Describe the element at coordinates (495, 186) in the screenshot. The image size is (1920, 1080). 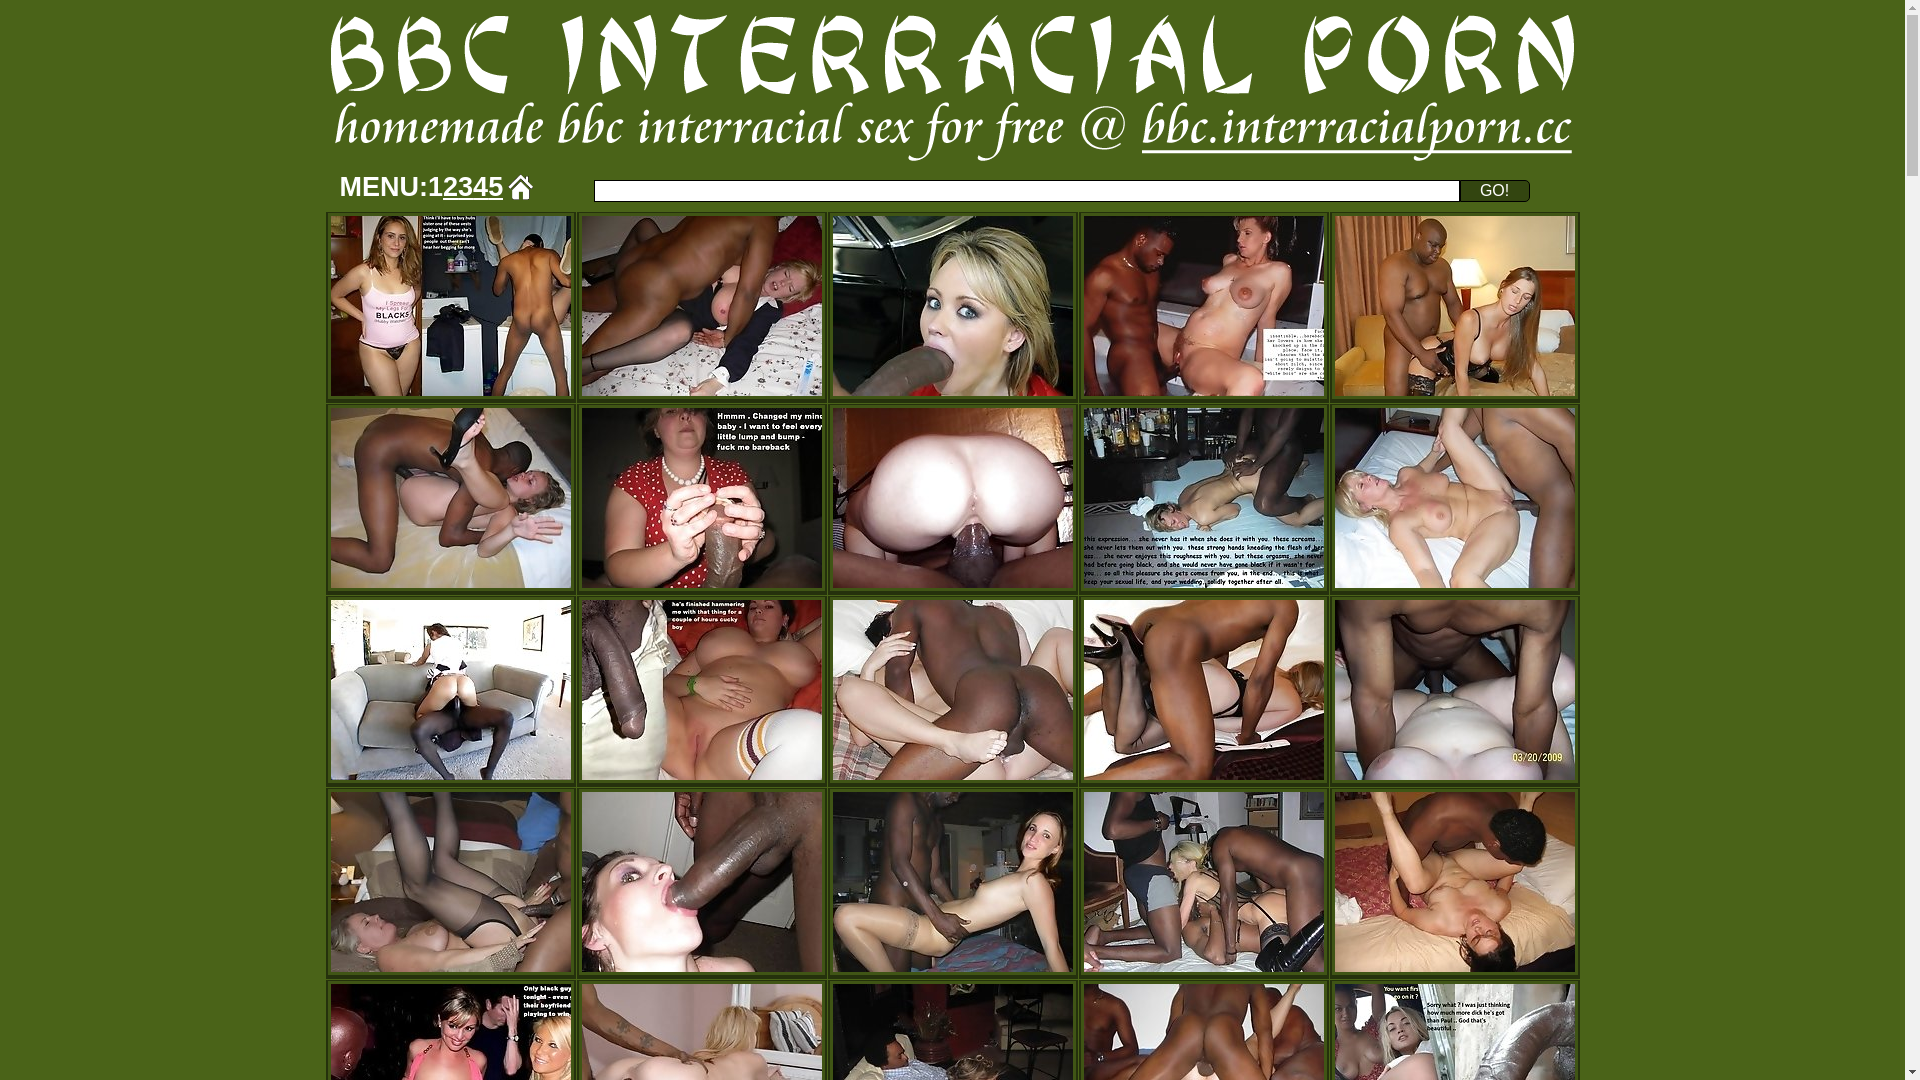
I see `'5'` at that location.